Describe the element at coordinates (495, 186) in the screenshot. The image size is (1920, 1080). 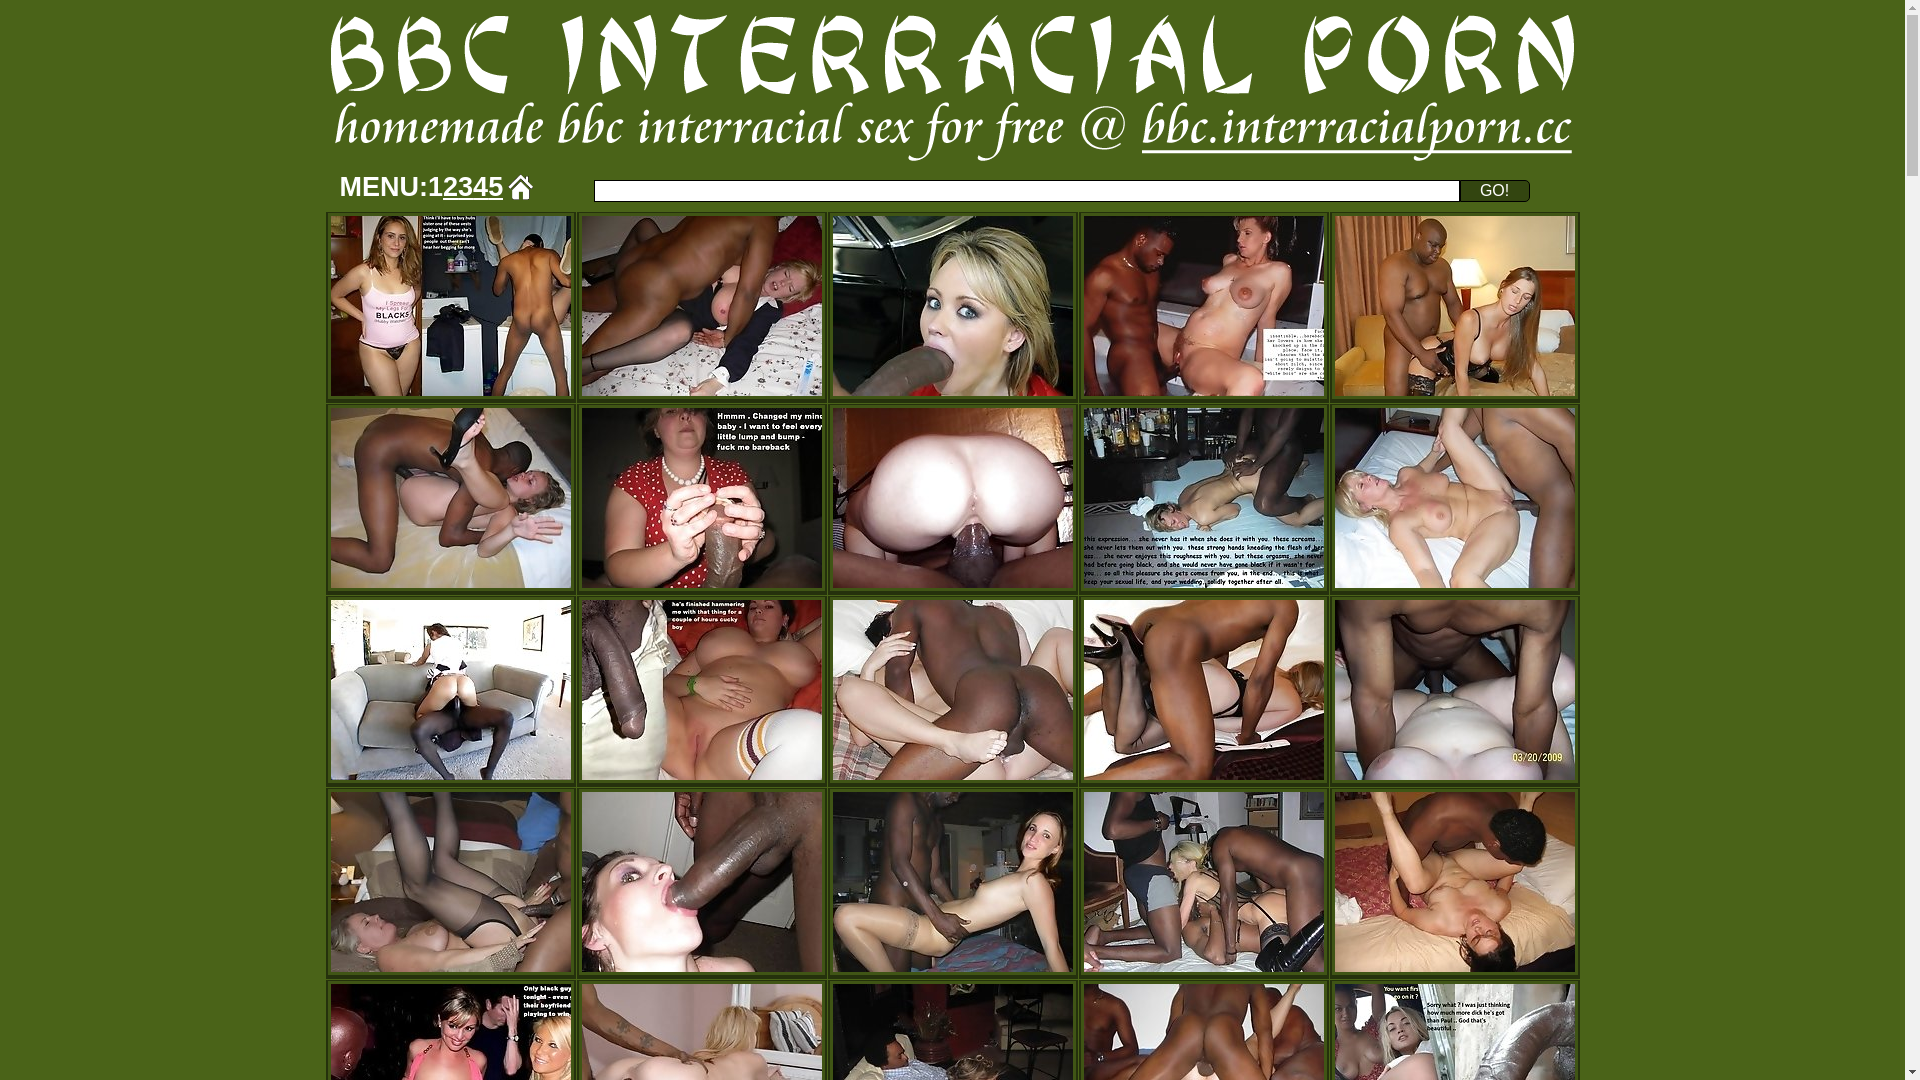
I see `'5'` at that location.